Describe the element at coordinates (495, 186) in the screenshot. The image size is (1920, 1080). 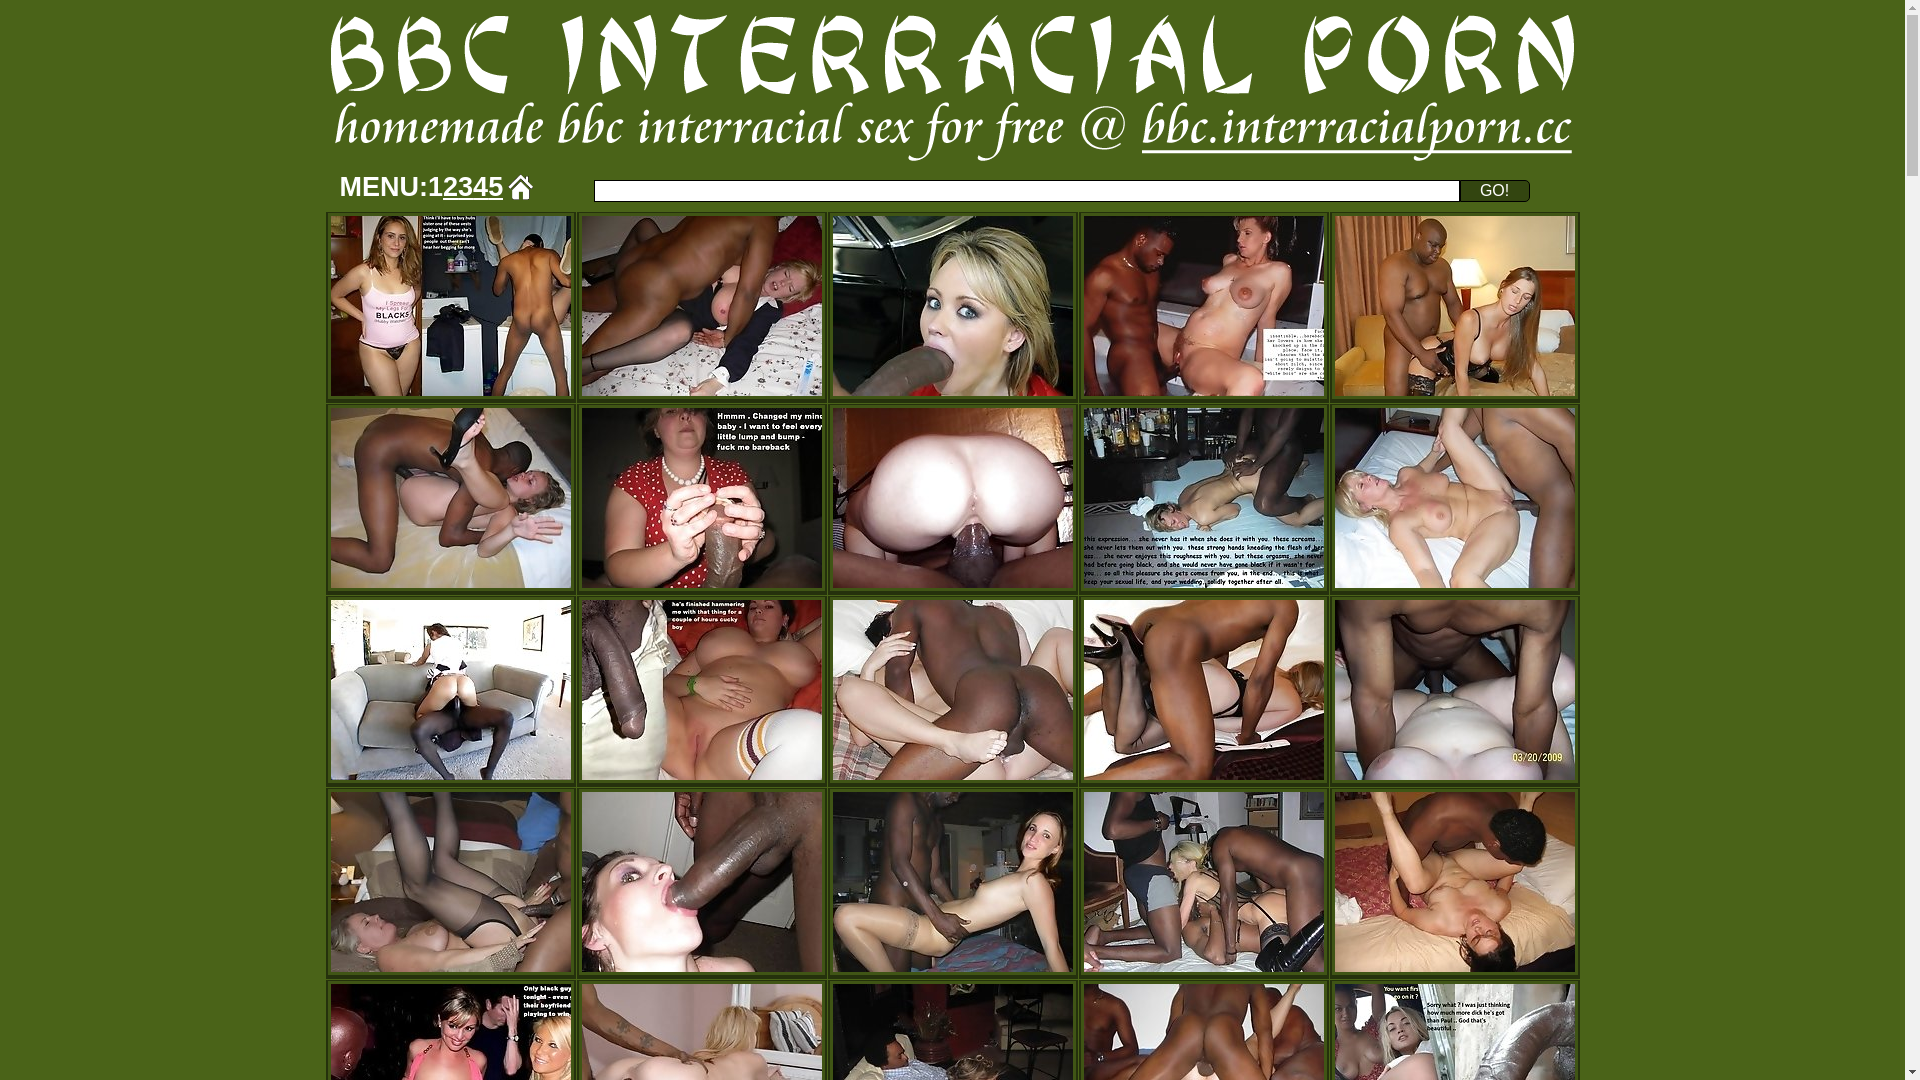
I see `'5'` at that location.